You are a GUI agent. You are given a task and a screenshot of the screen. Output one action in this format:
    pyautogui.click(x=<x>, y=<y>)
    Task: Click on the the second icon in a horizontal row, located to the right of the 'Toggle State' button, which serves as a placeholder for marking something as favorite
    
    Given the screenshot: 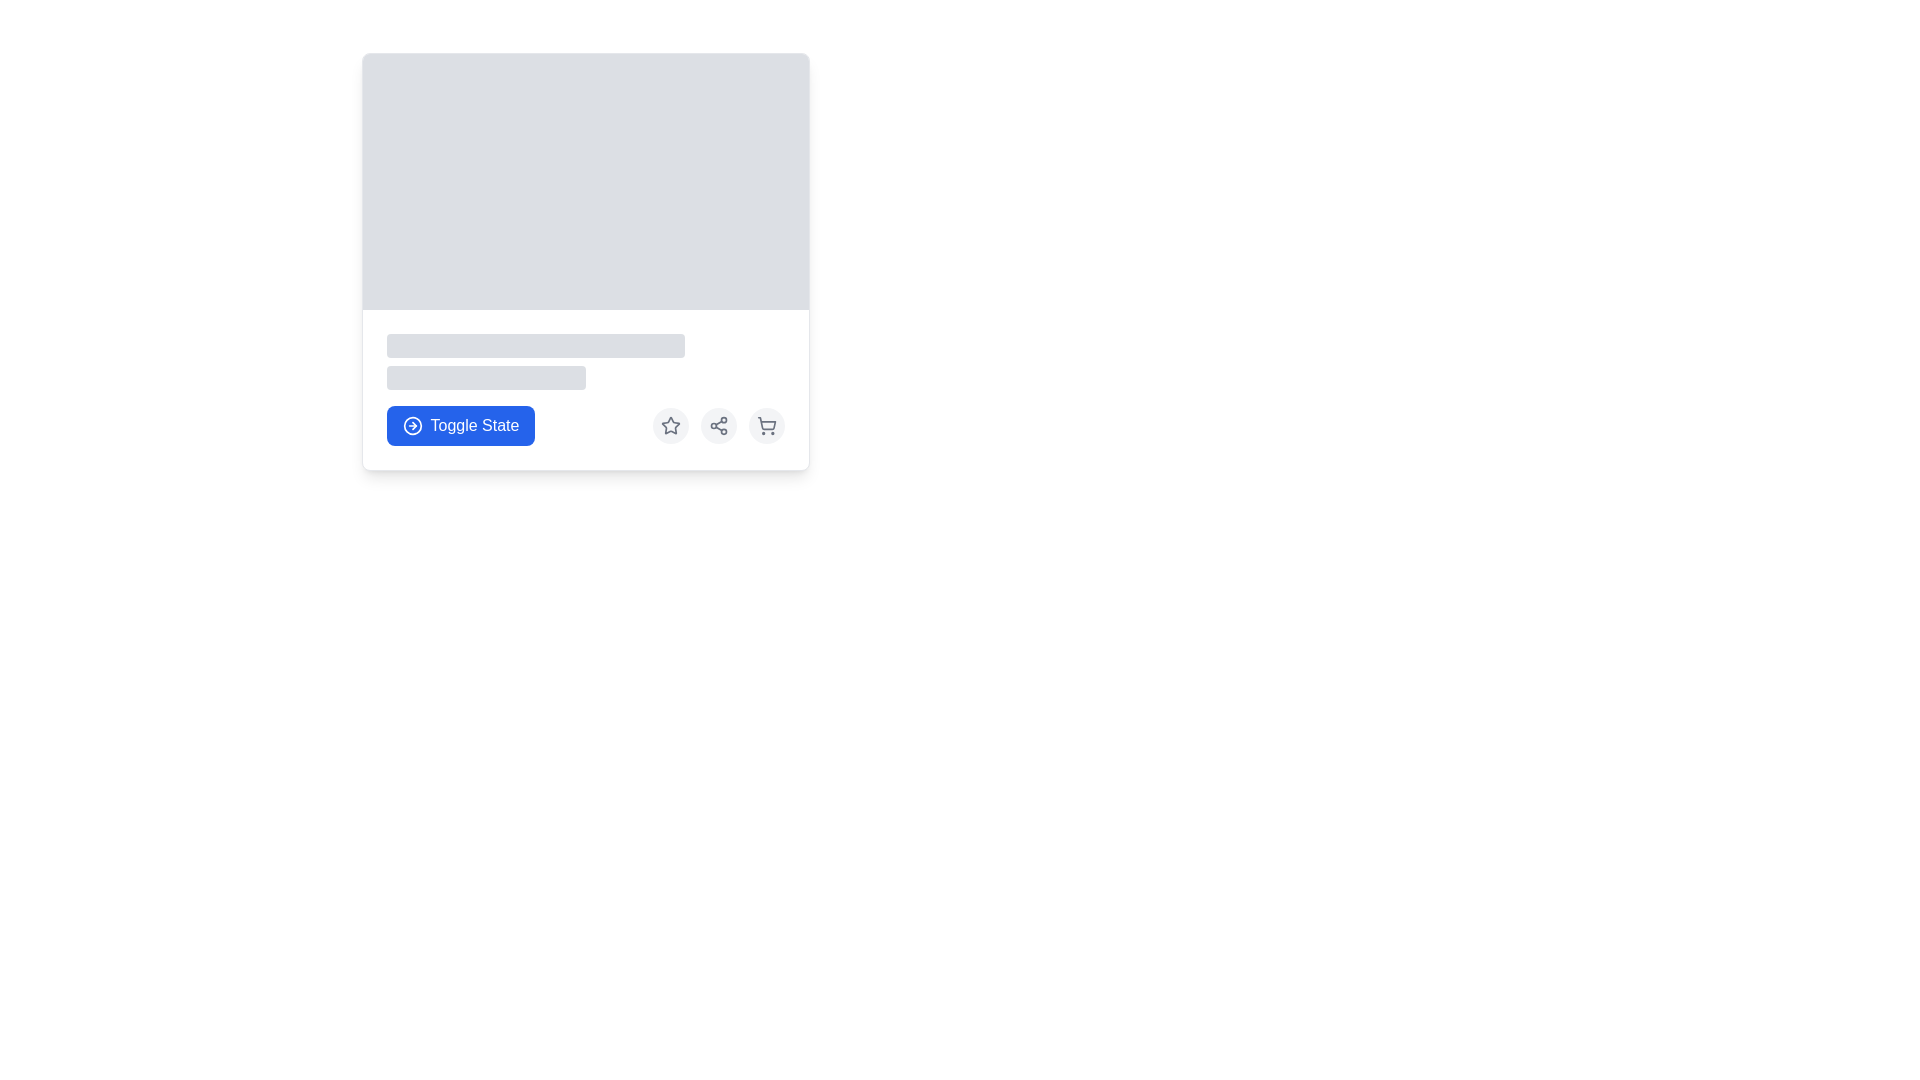 What is the action you would take?
    pyautogui.click(x=670, y=424)
    